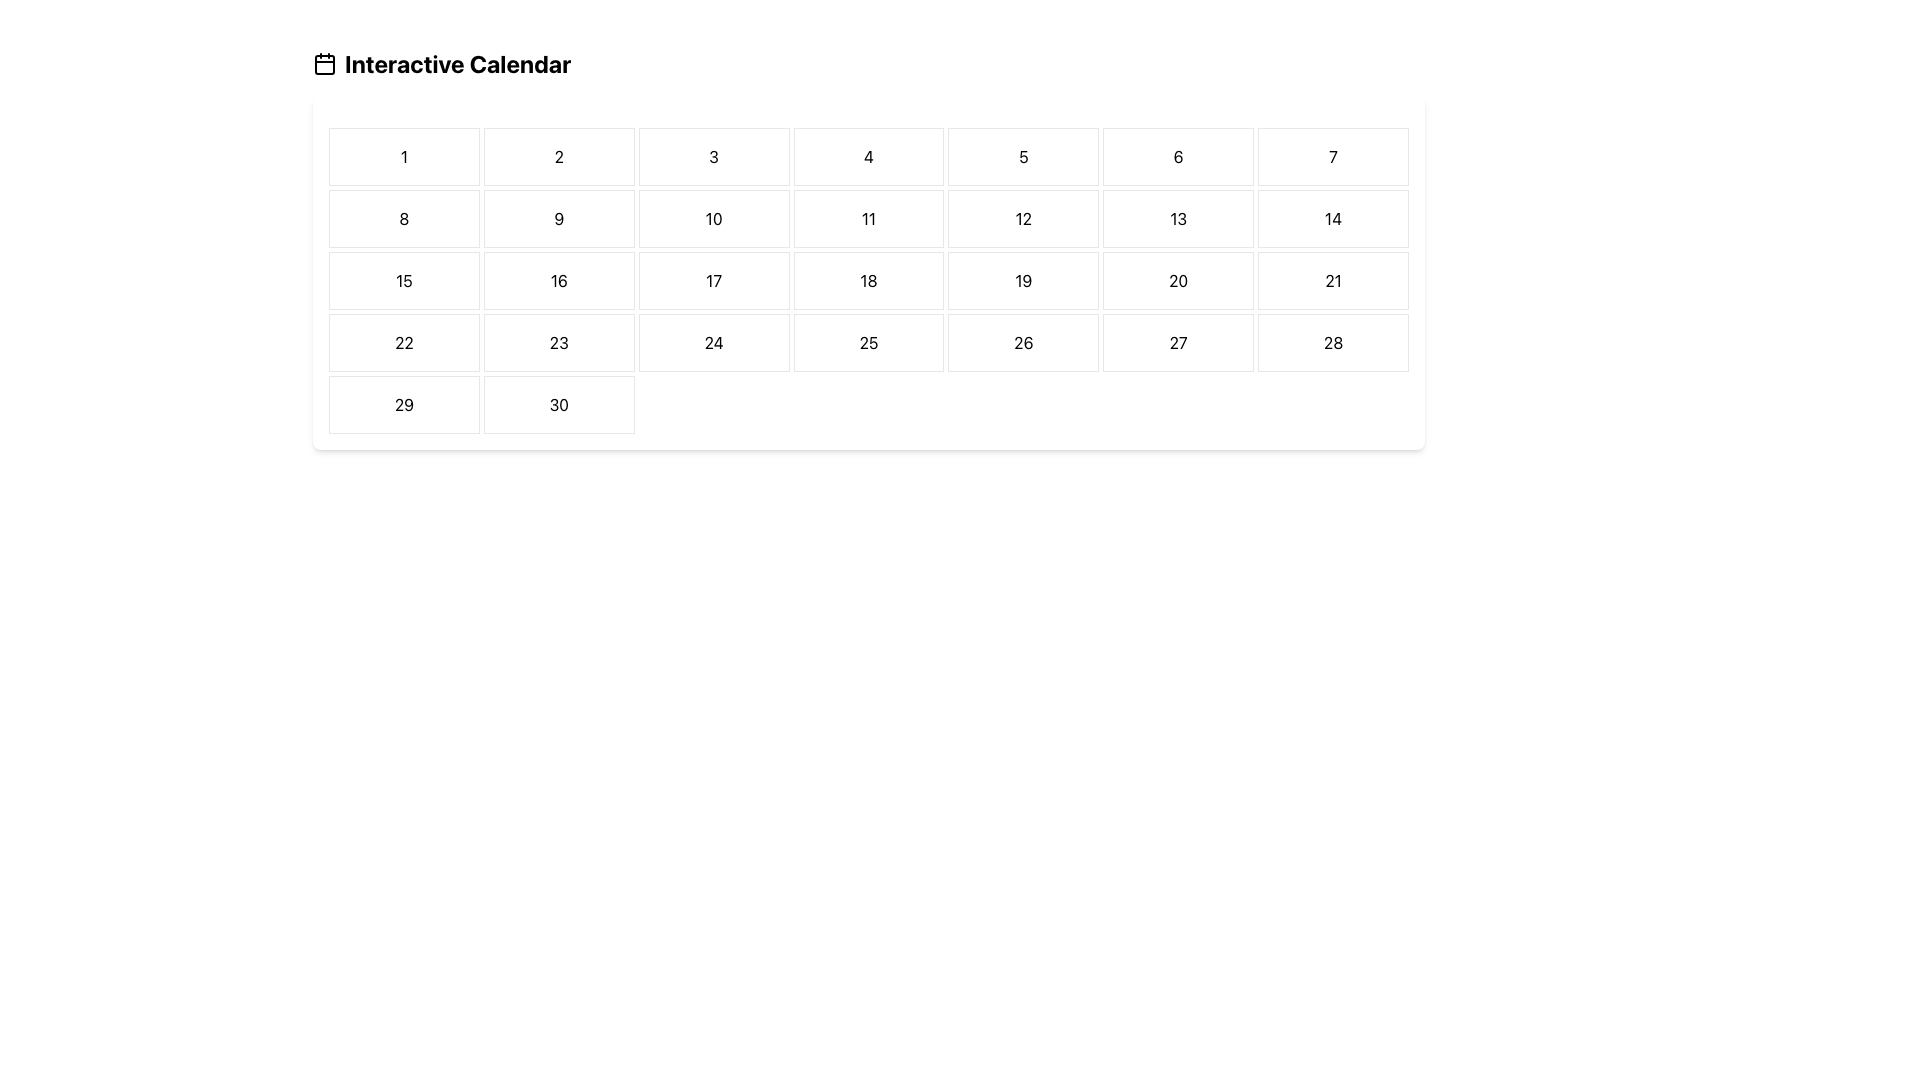 The image size is (1920, 1080). I want to click on the square button containing the number '4', which has a white background and a thin border, located in the first row and fourth column of the grid layout, so click(868, 156).